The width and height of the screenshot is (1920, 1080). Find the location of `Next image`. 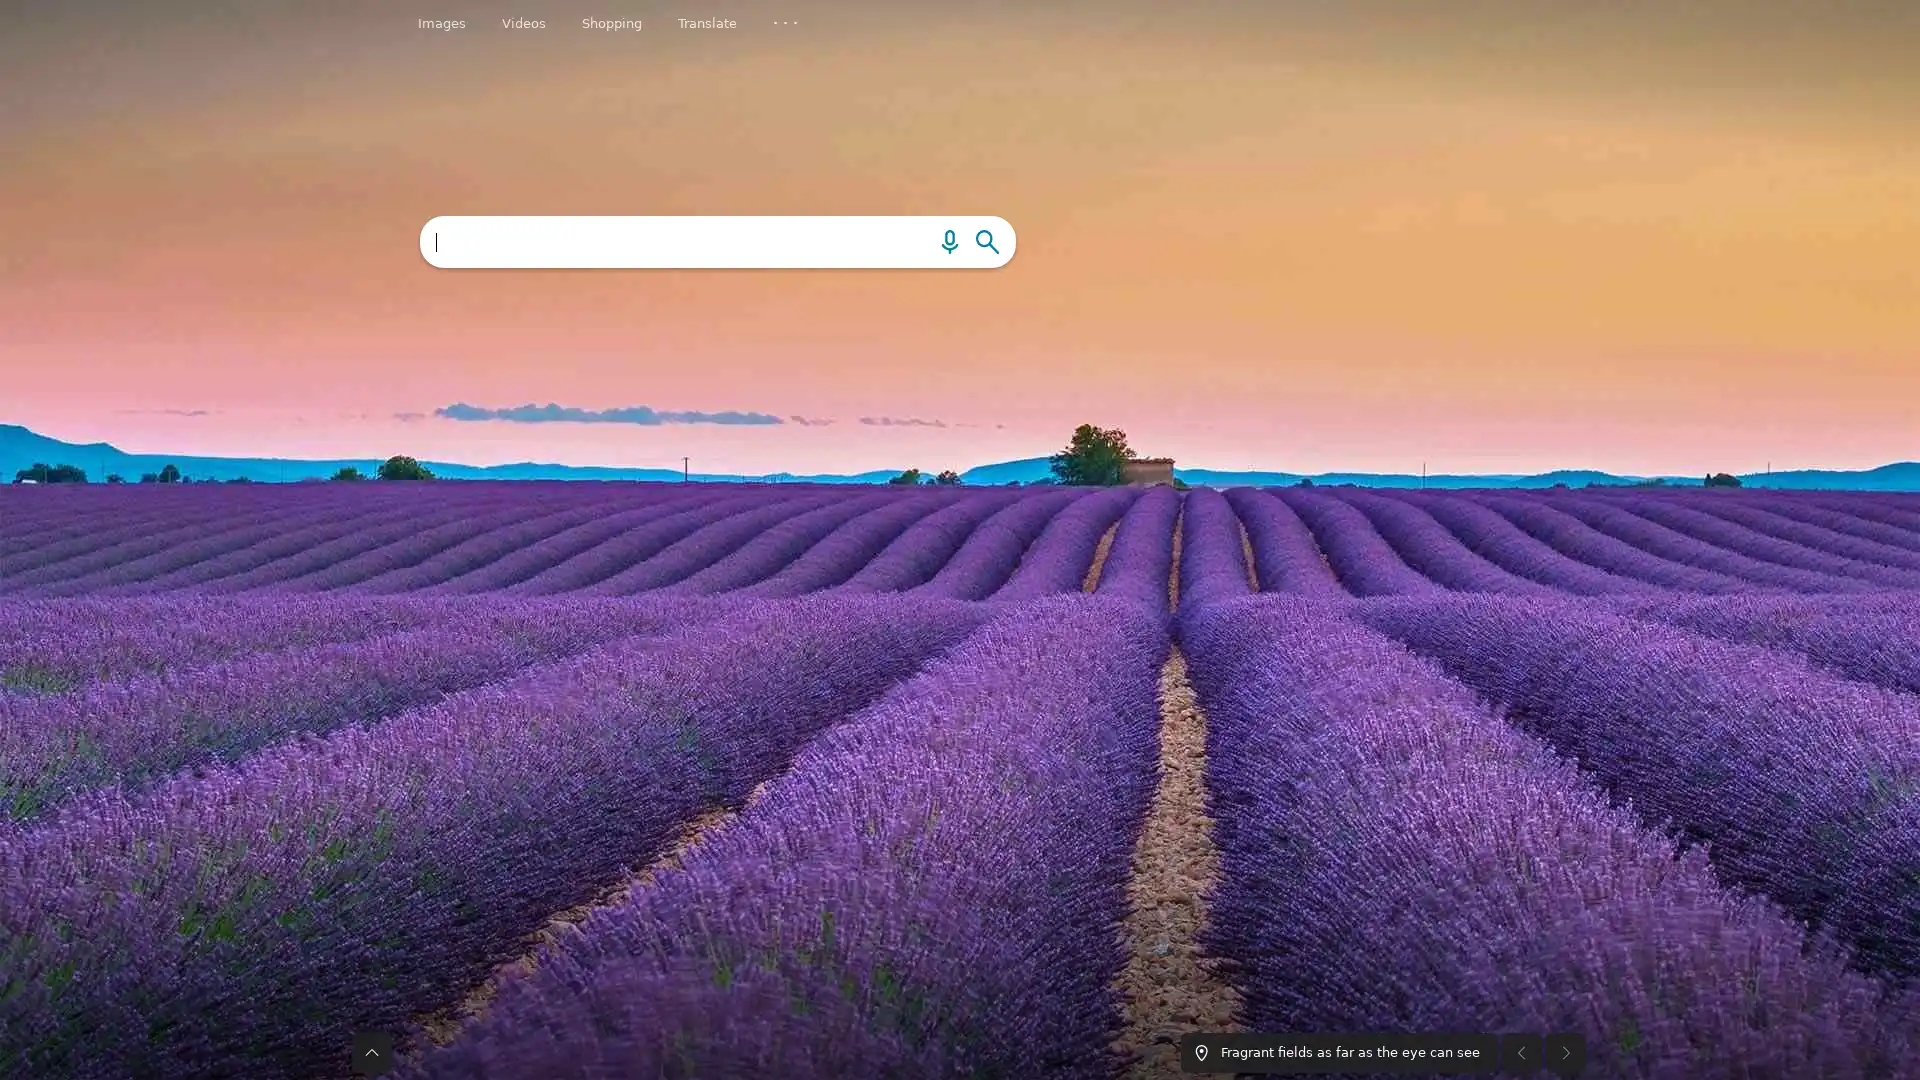

Next image is located at coordinates (1564, 778).